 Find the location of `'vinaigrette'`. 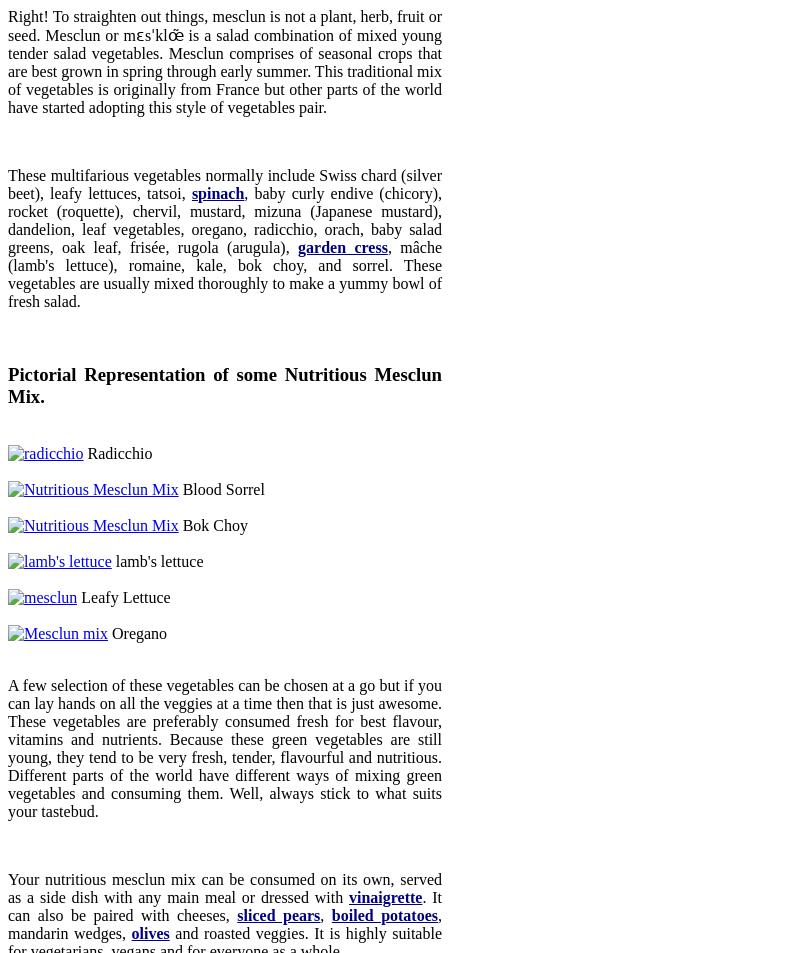

'vinaigrette' is located at coordinates (384, 896).